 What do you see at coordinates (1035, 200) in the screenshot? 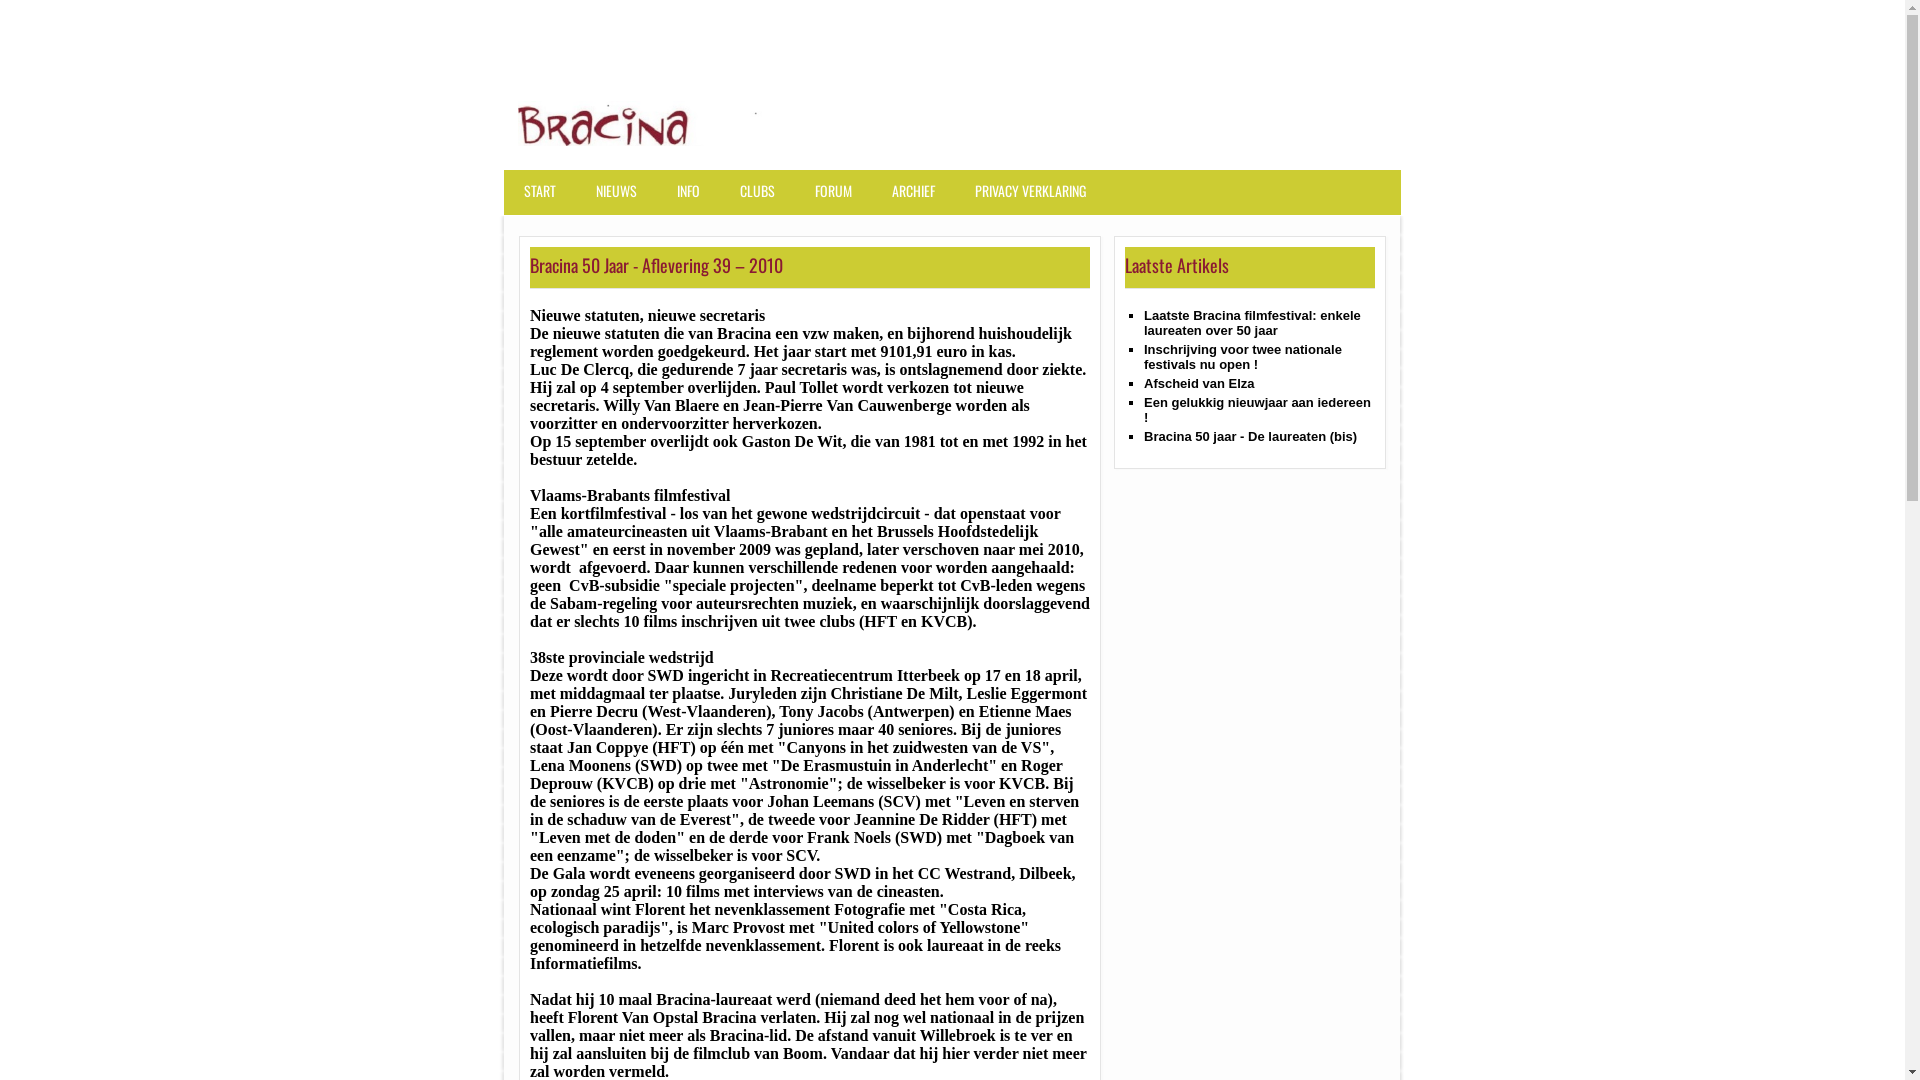
I see `'PRIVACY VERKLARING'` at bounding box center [1035, 200].